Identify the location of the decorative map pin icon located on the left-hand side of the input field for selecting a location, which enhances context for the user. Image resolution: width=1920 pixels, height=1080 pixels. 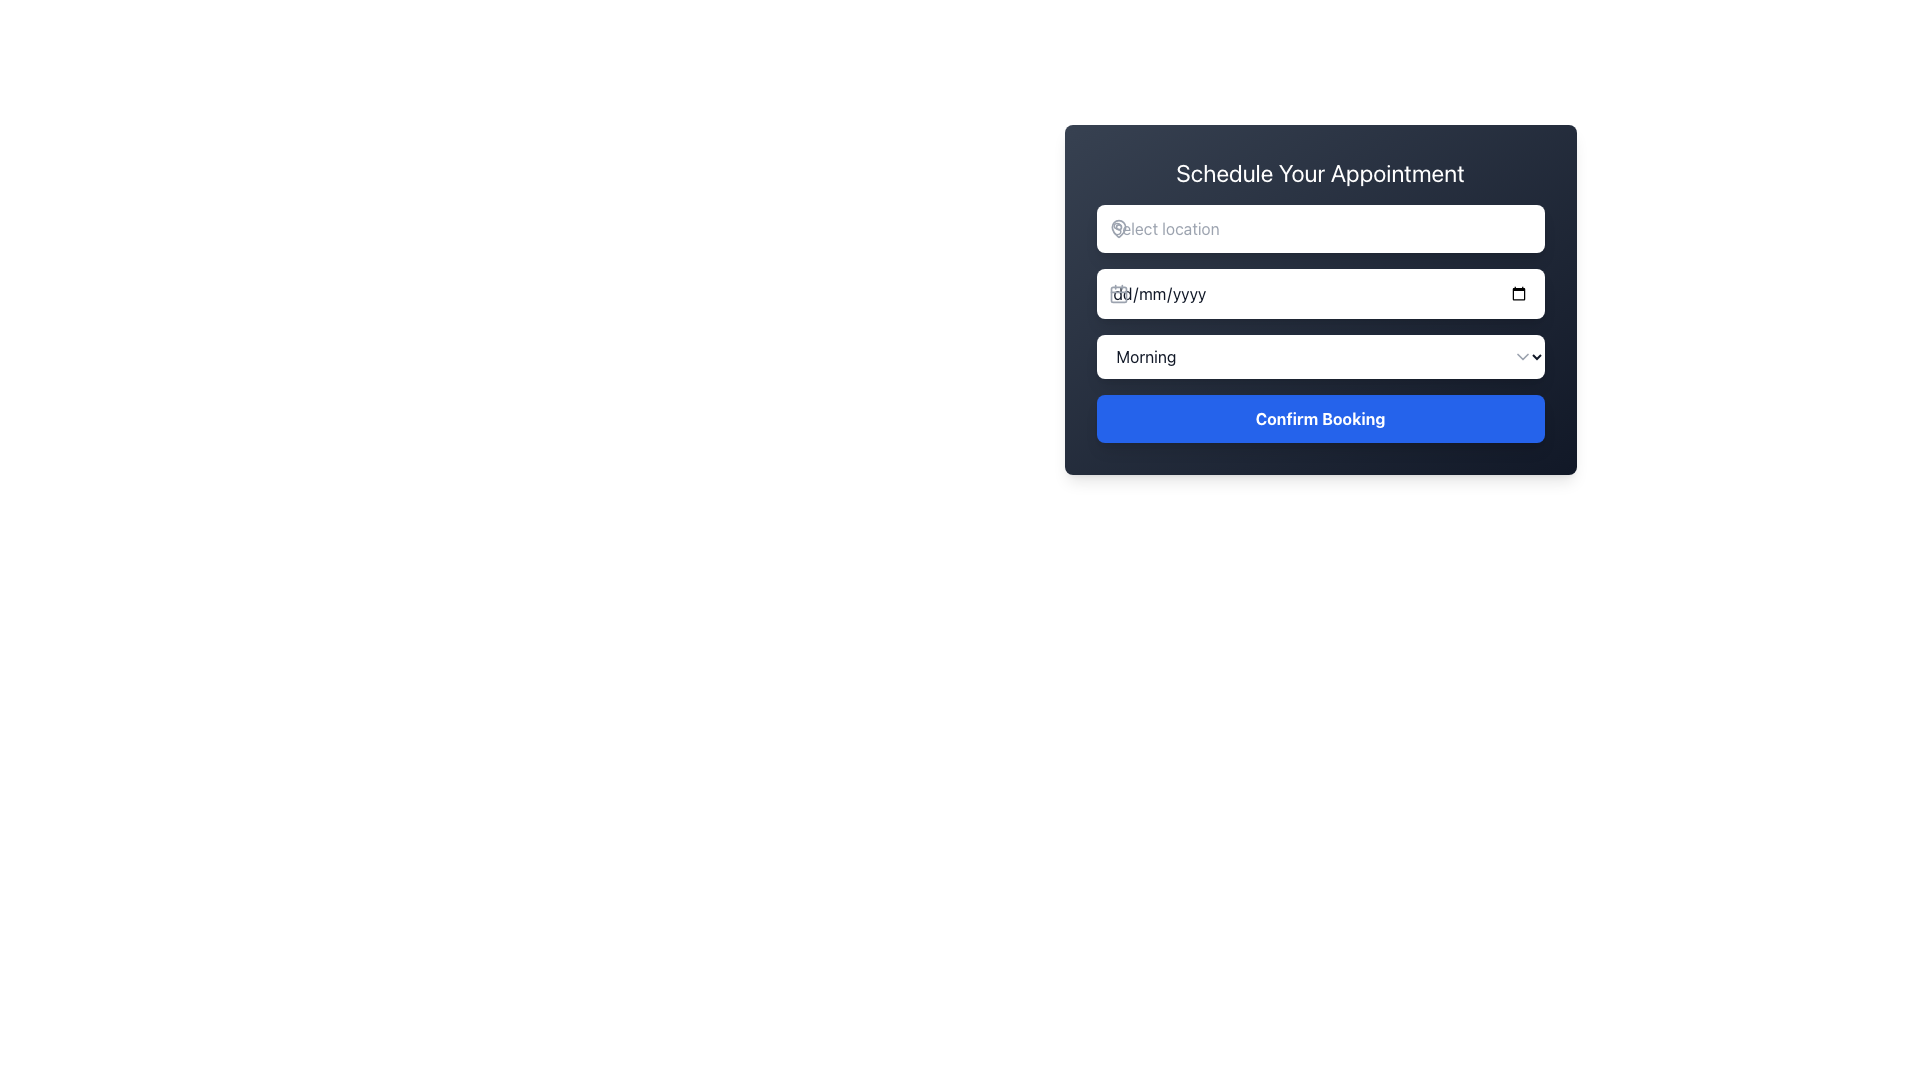
(1117, 227).